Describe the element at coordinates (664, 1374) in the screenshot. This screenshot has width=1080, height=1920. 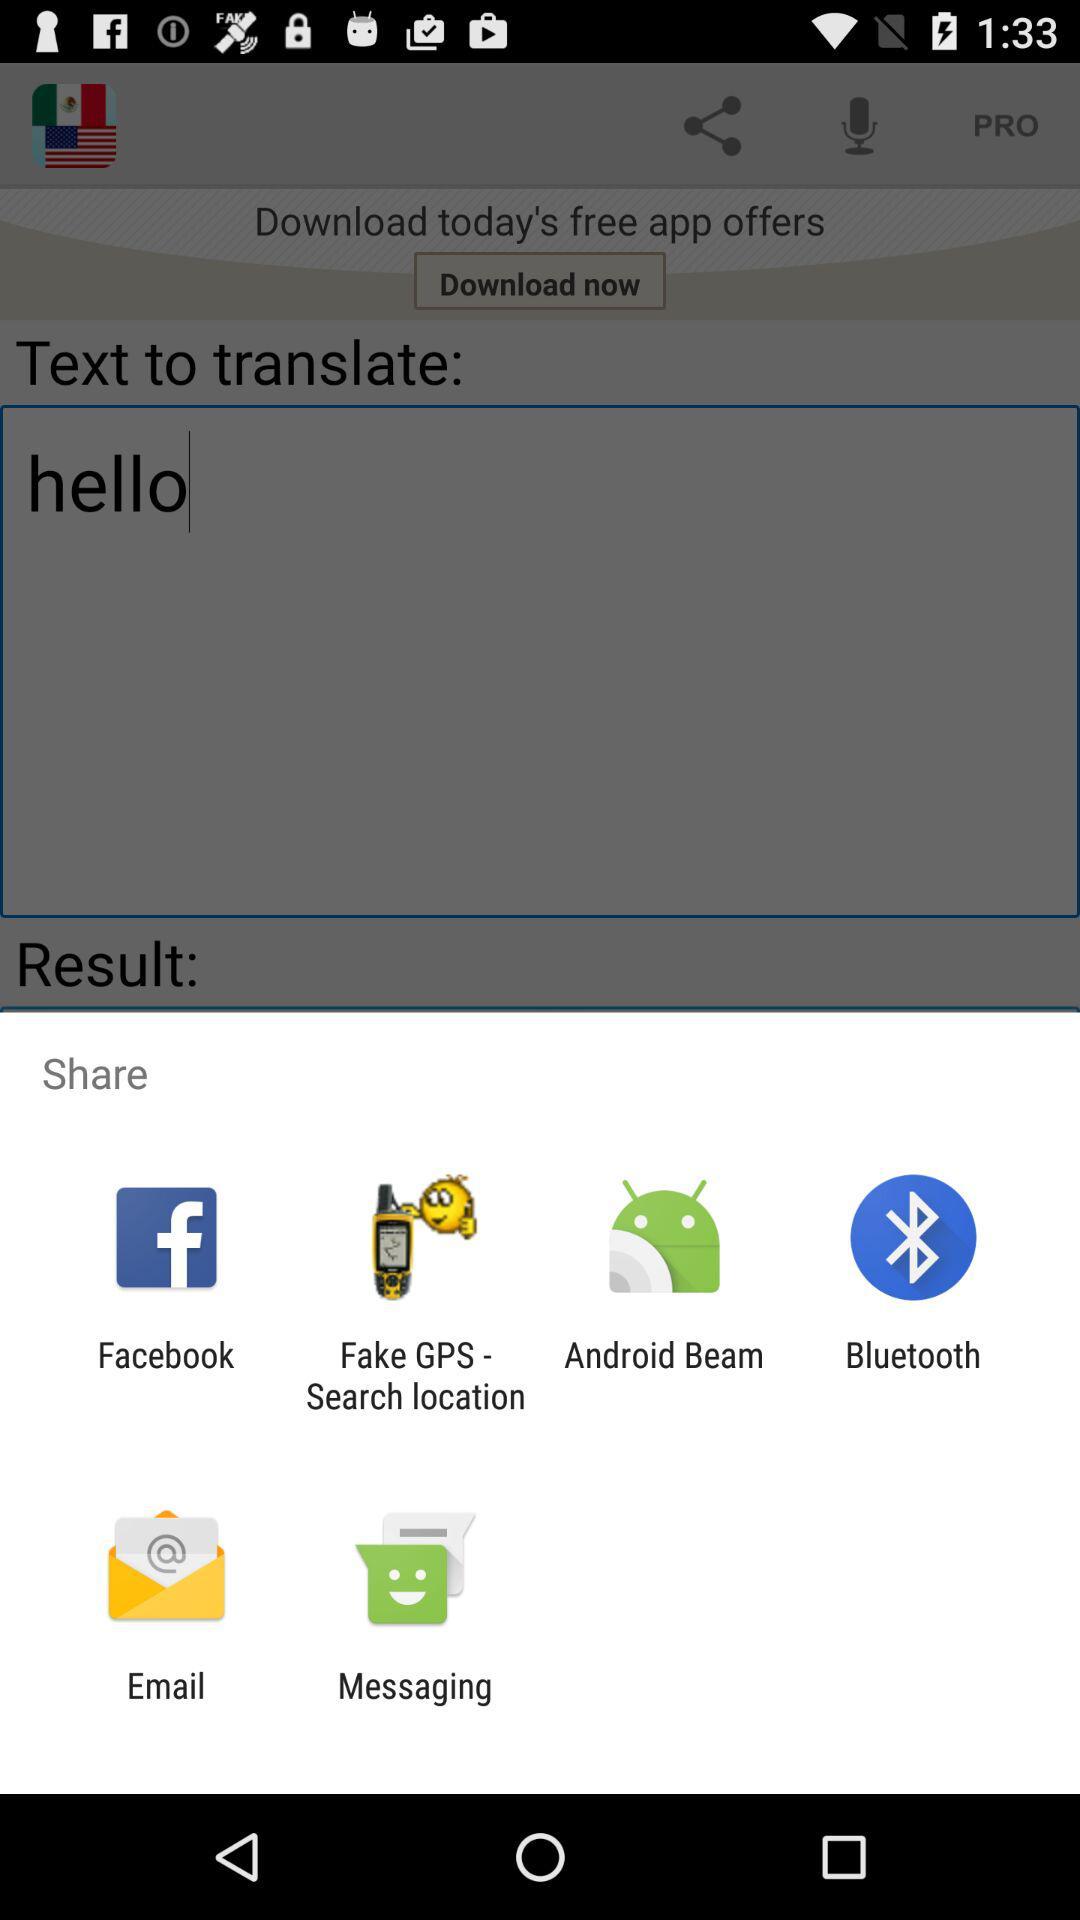
I see `android beam icon` at that location.